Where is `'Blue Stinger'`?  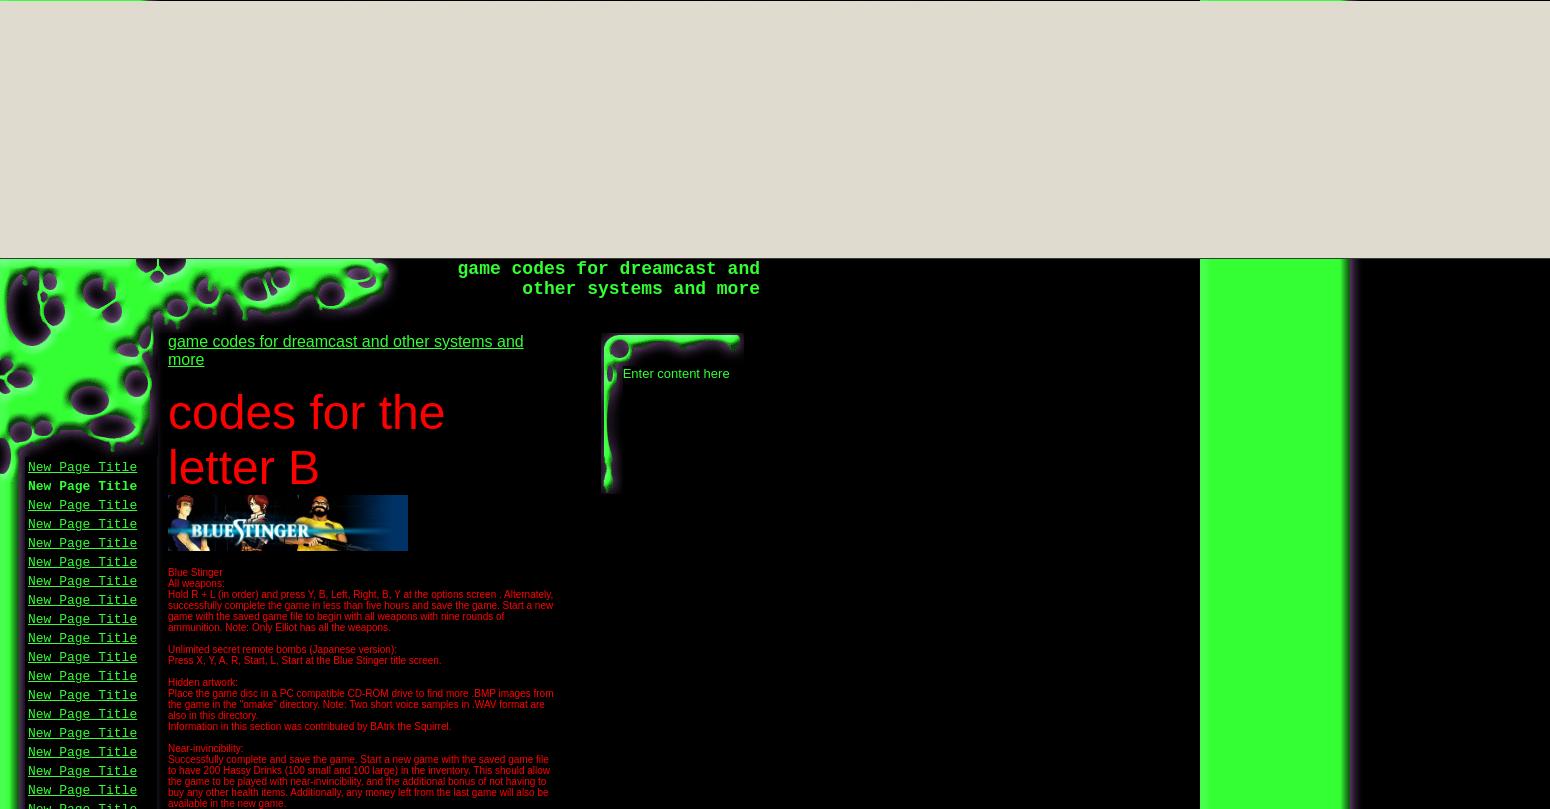
'Blue Stinger' is located at coordinates (193, 572).